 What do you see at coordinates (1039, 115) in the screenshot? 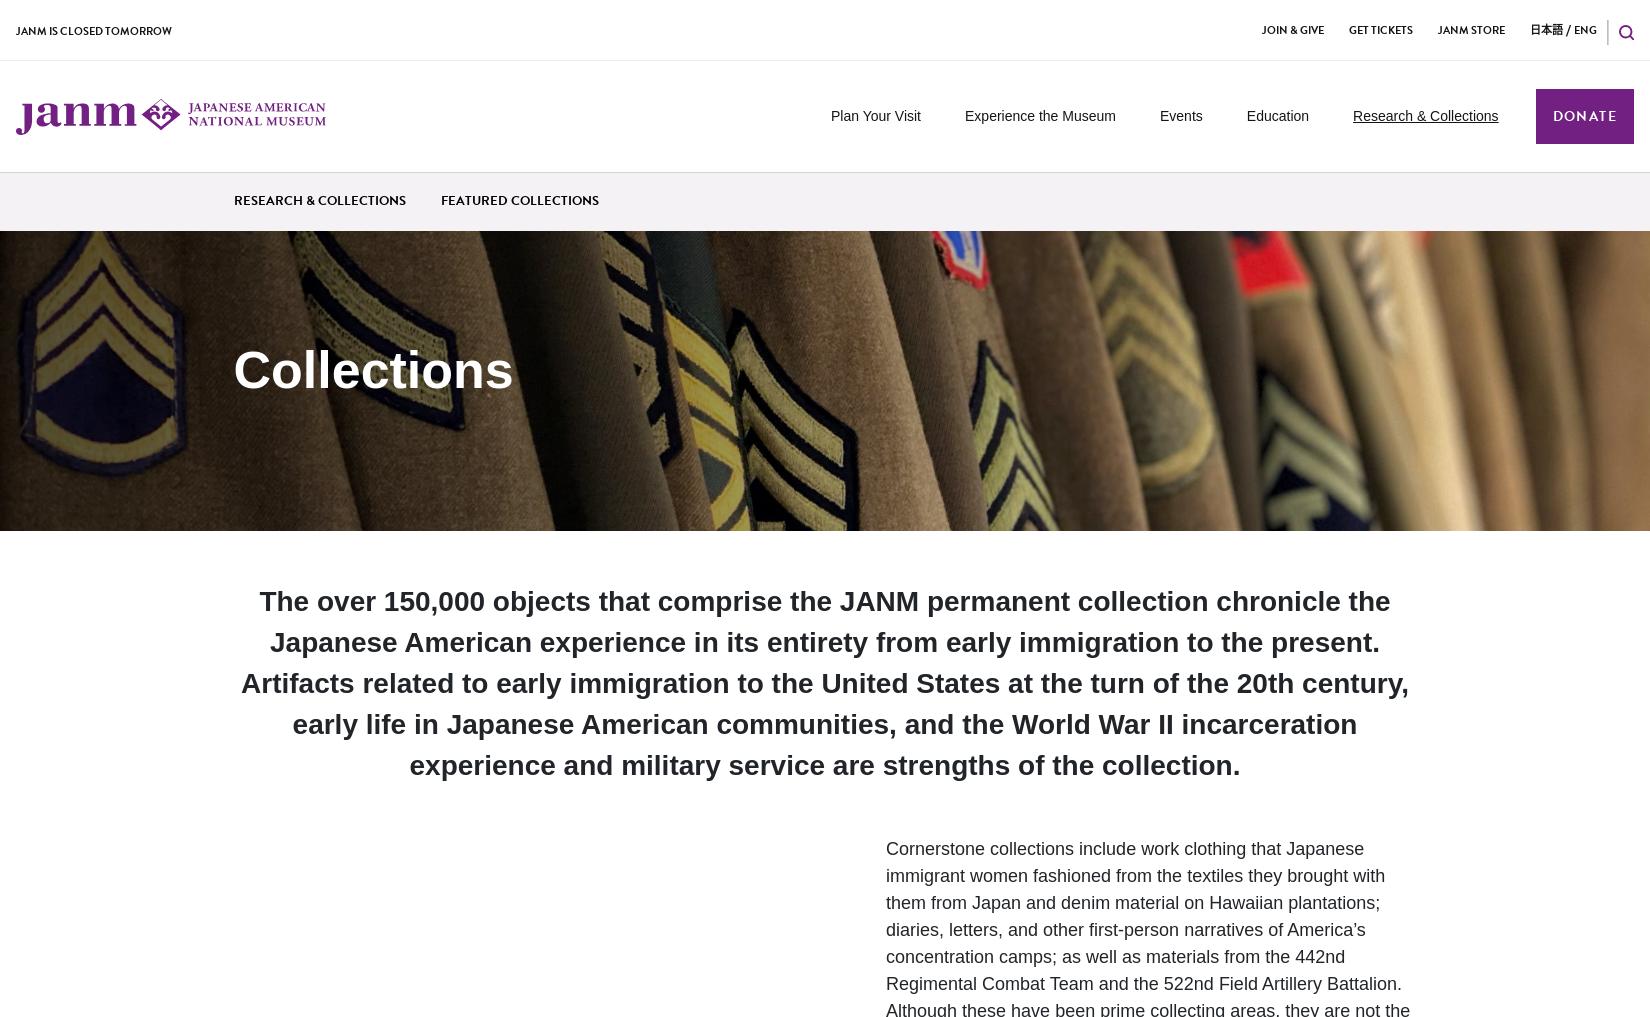
I see `'Experience the Museum'` at bounding box center [1039, 115].